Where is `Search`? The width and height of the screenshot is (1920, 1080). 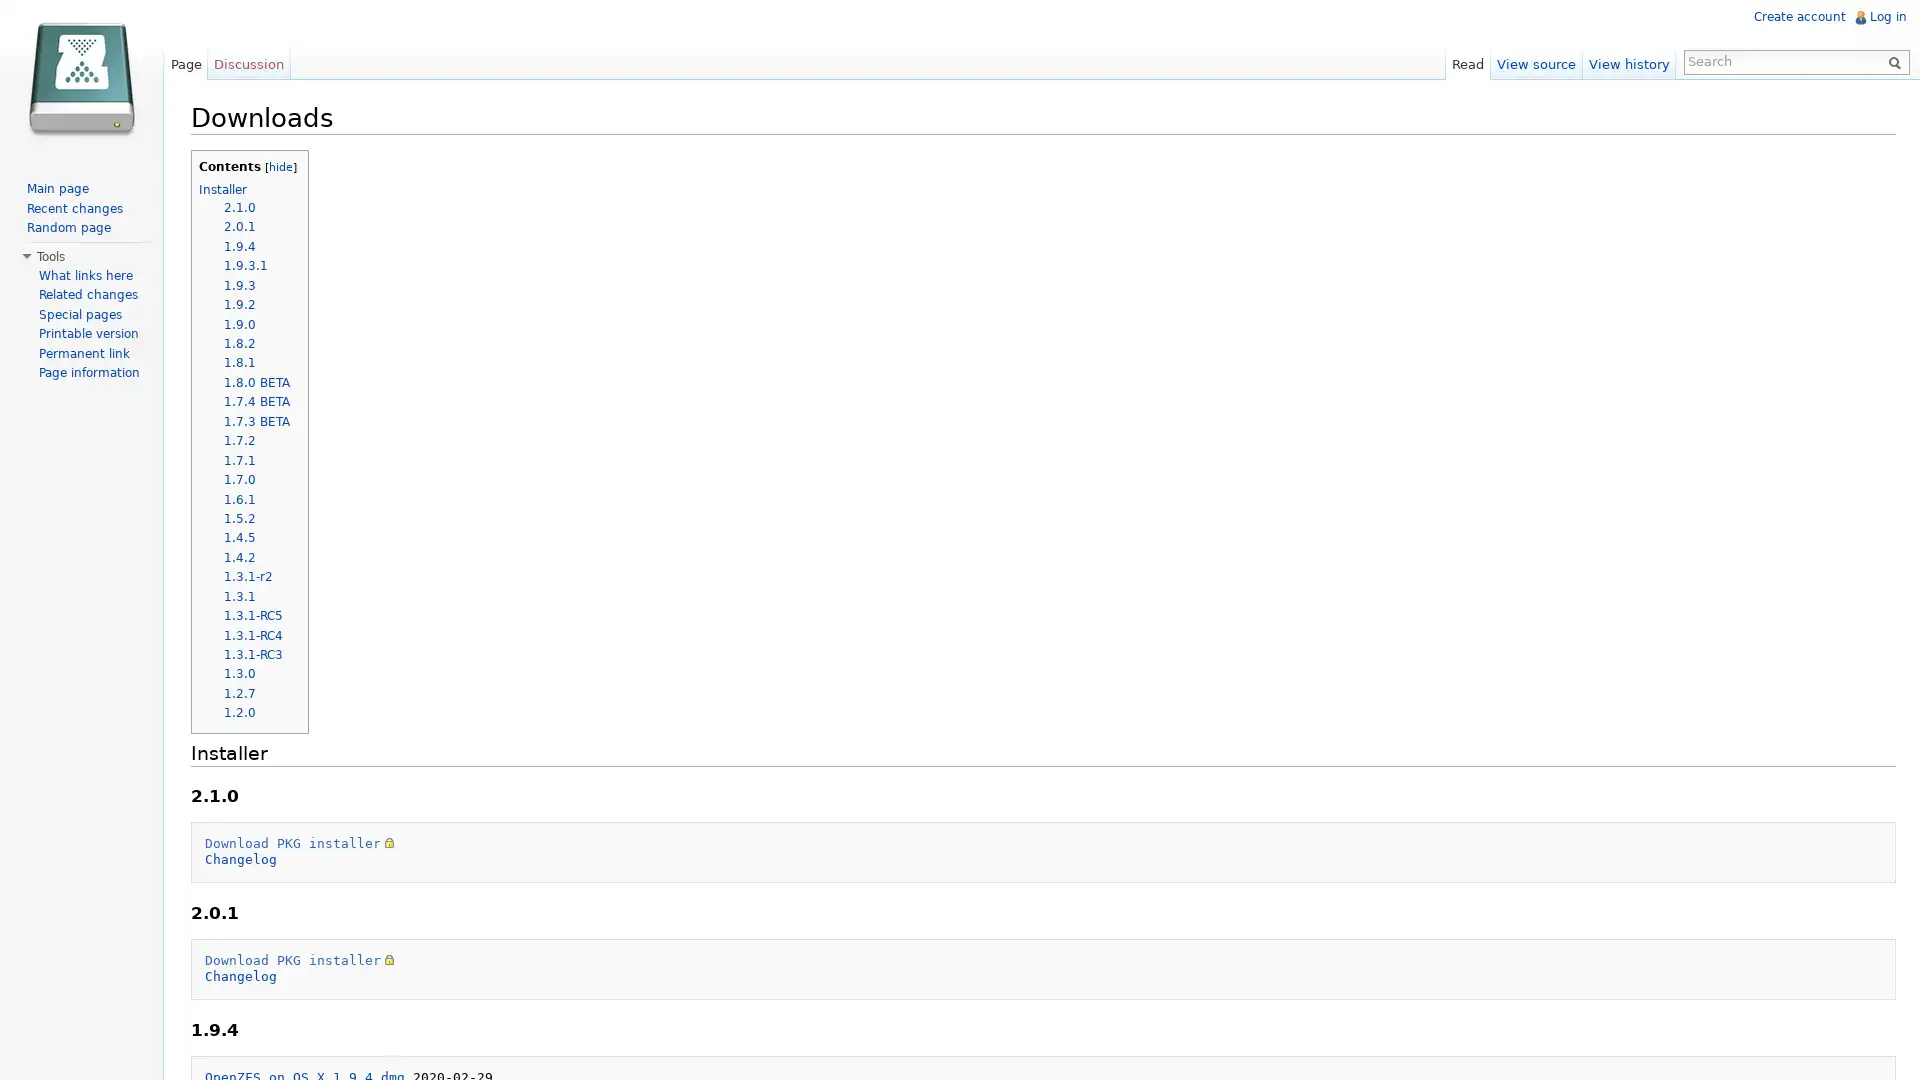
Search is located at coordinates (1890, 60).